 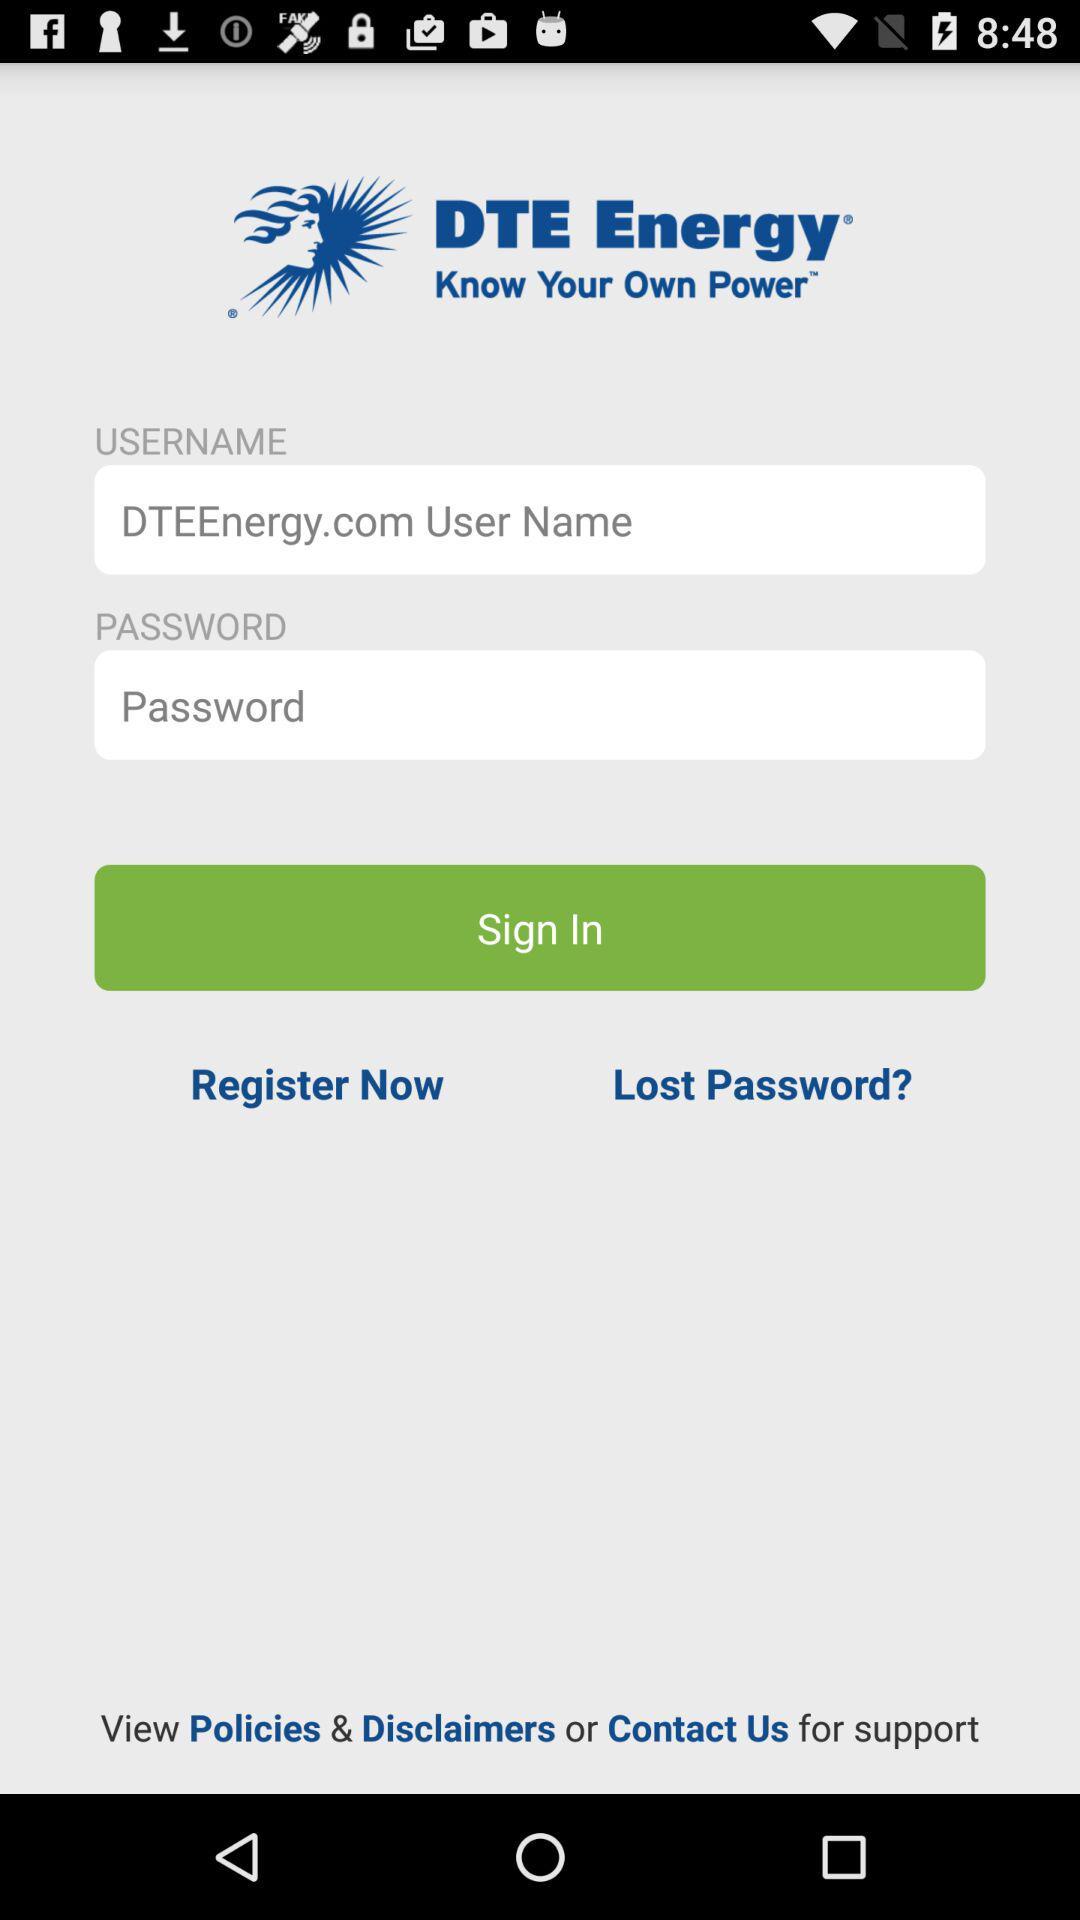 I want to click on sign in button, so click(x=540, y=926).